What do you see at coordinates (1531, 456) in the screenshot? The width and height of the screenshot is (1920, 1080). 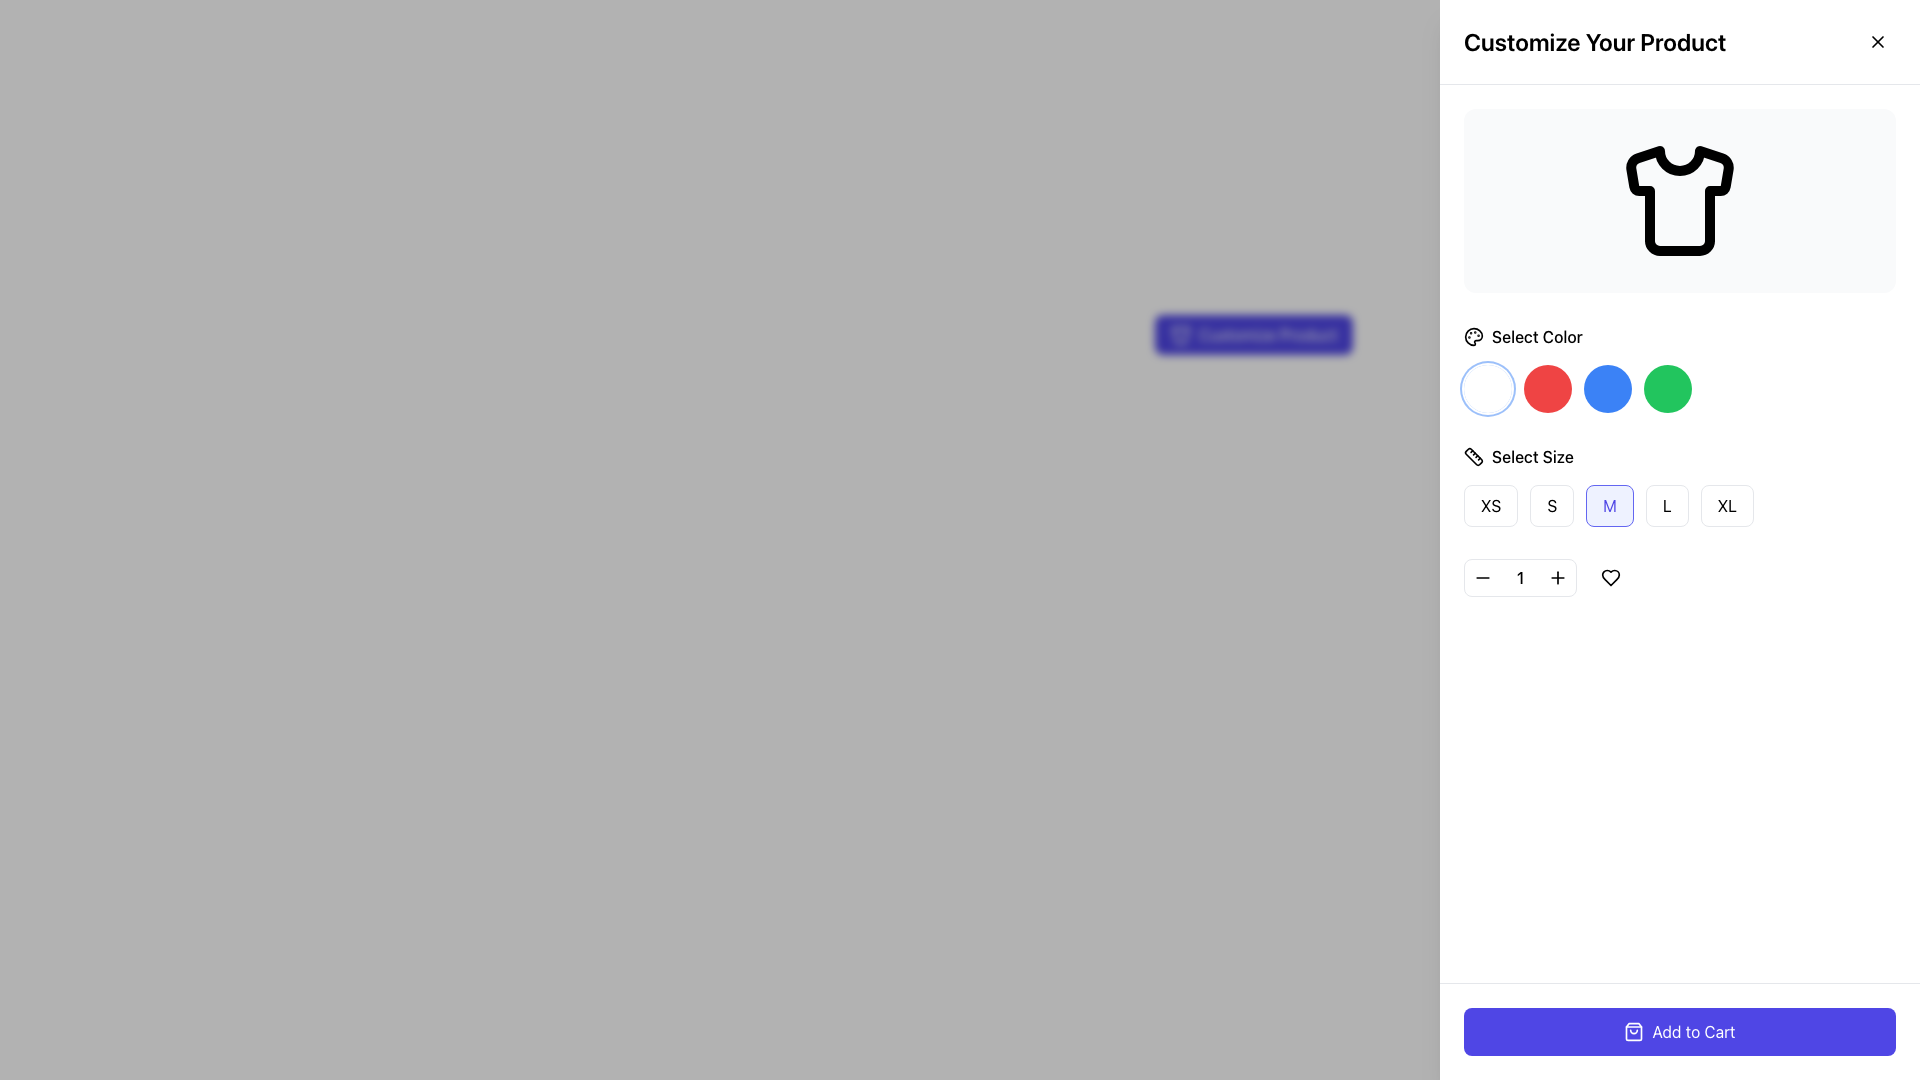 I see `the 'Select Size' text label, which is displayed in a medium-weight font and is located next to a small ruler icon on the right pane, below the color selection section` at bounding box center [1531, 456].